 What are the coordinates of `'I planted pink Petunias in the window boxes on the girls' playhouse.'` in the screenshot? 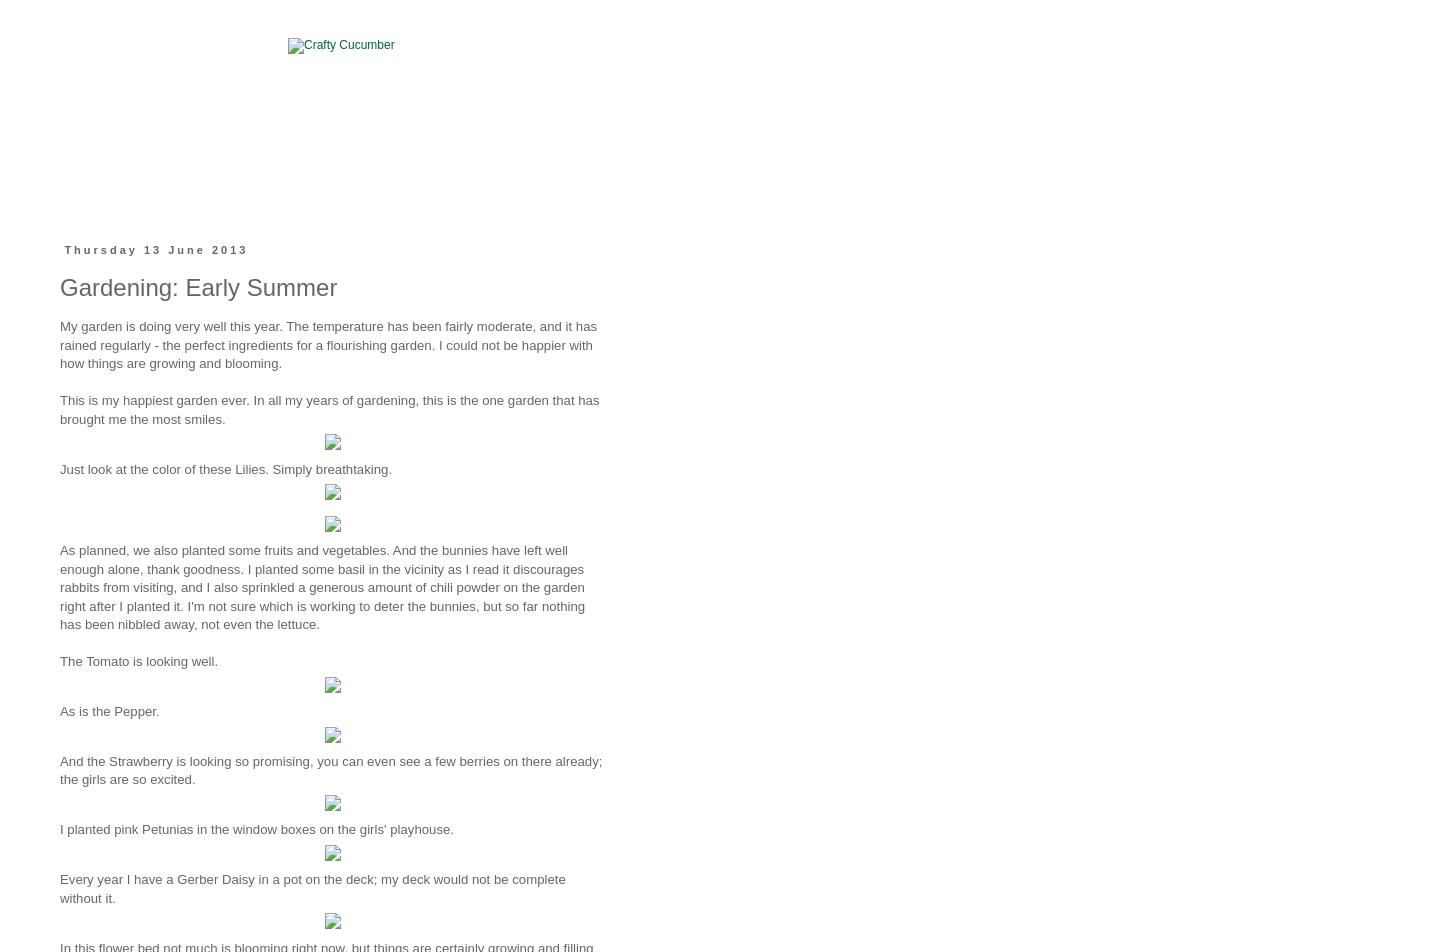 It's located at (257, 829).